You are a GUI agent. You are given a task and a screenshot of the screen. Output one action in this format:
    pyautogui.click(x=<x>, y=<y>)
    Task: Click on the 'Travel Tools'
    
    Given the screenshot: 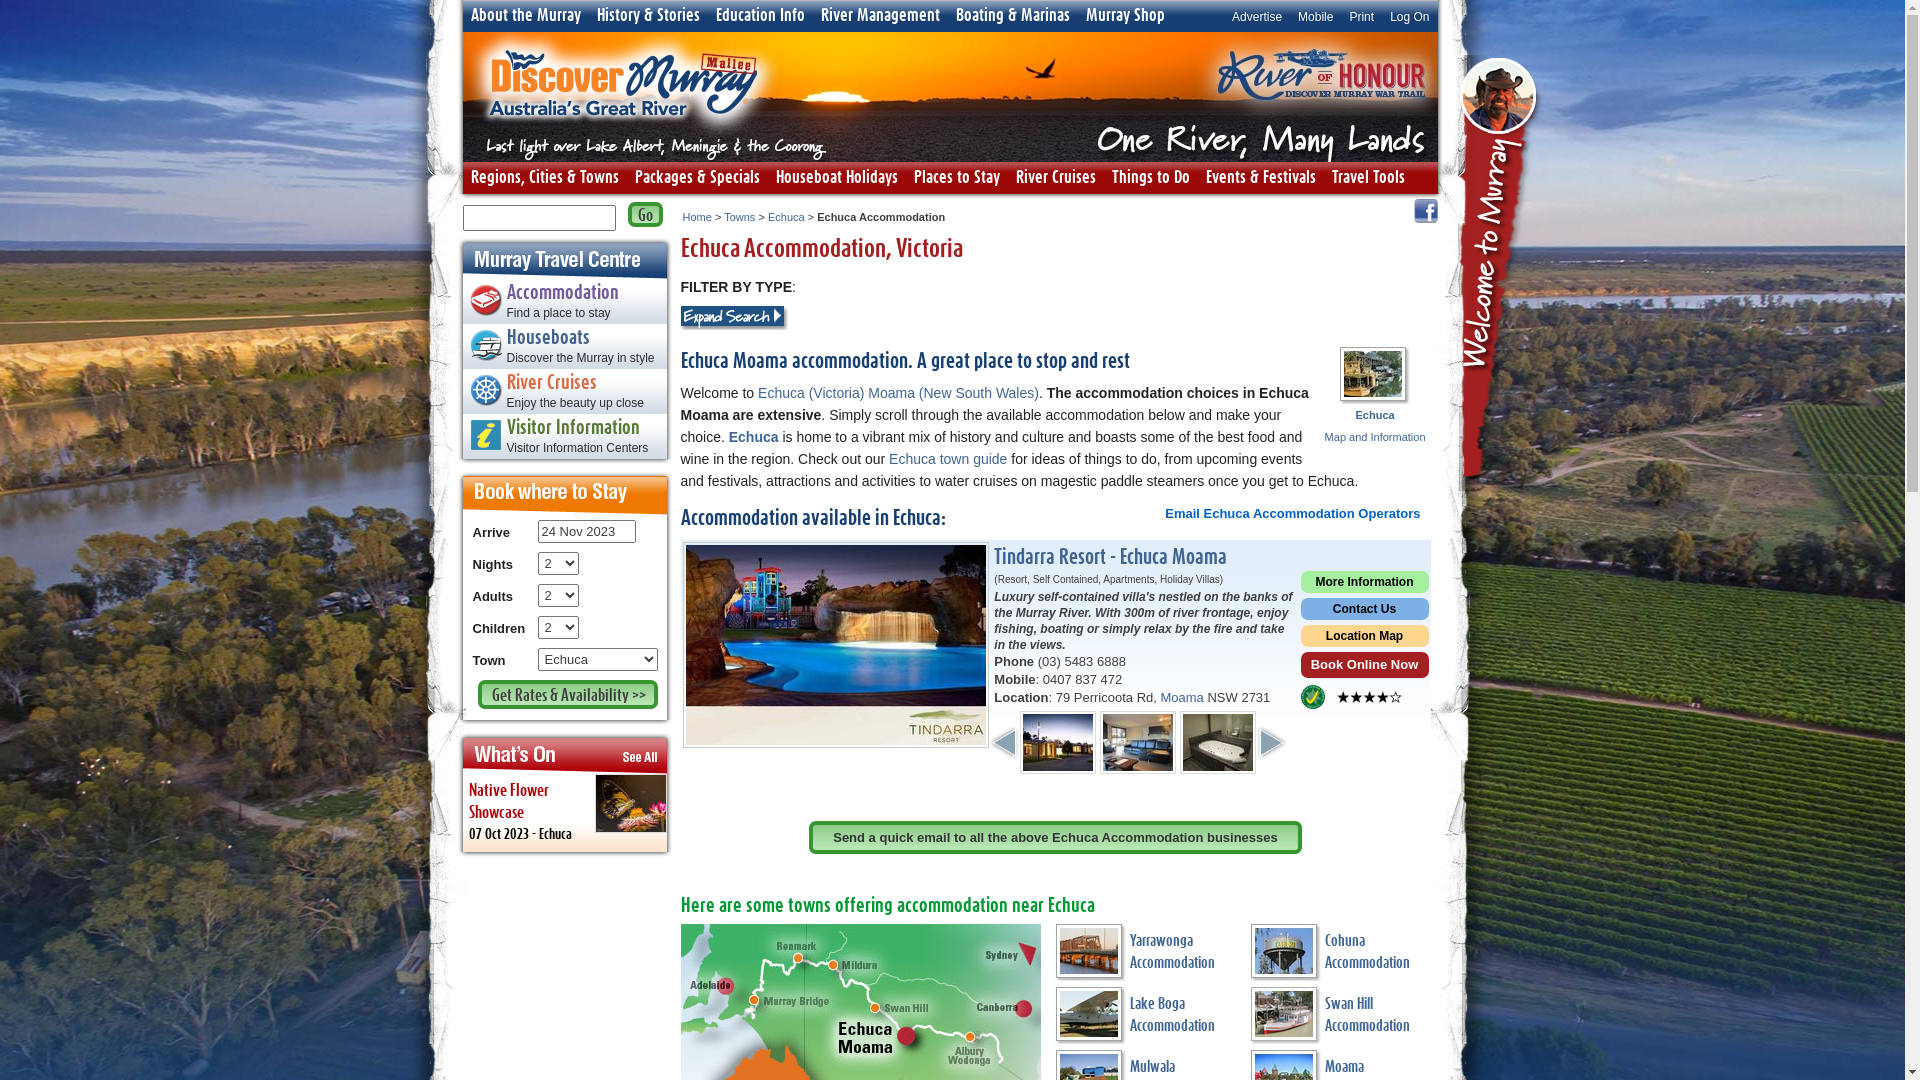 What is the action you would take?
    pyautogui.click(x=1367, y=176)
    